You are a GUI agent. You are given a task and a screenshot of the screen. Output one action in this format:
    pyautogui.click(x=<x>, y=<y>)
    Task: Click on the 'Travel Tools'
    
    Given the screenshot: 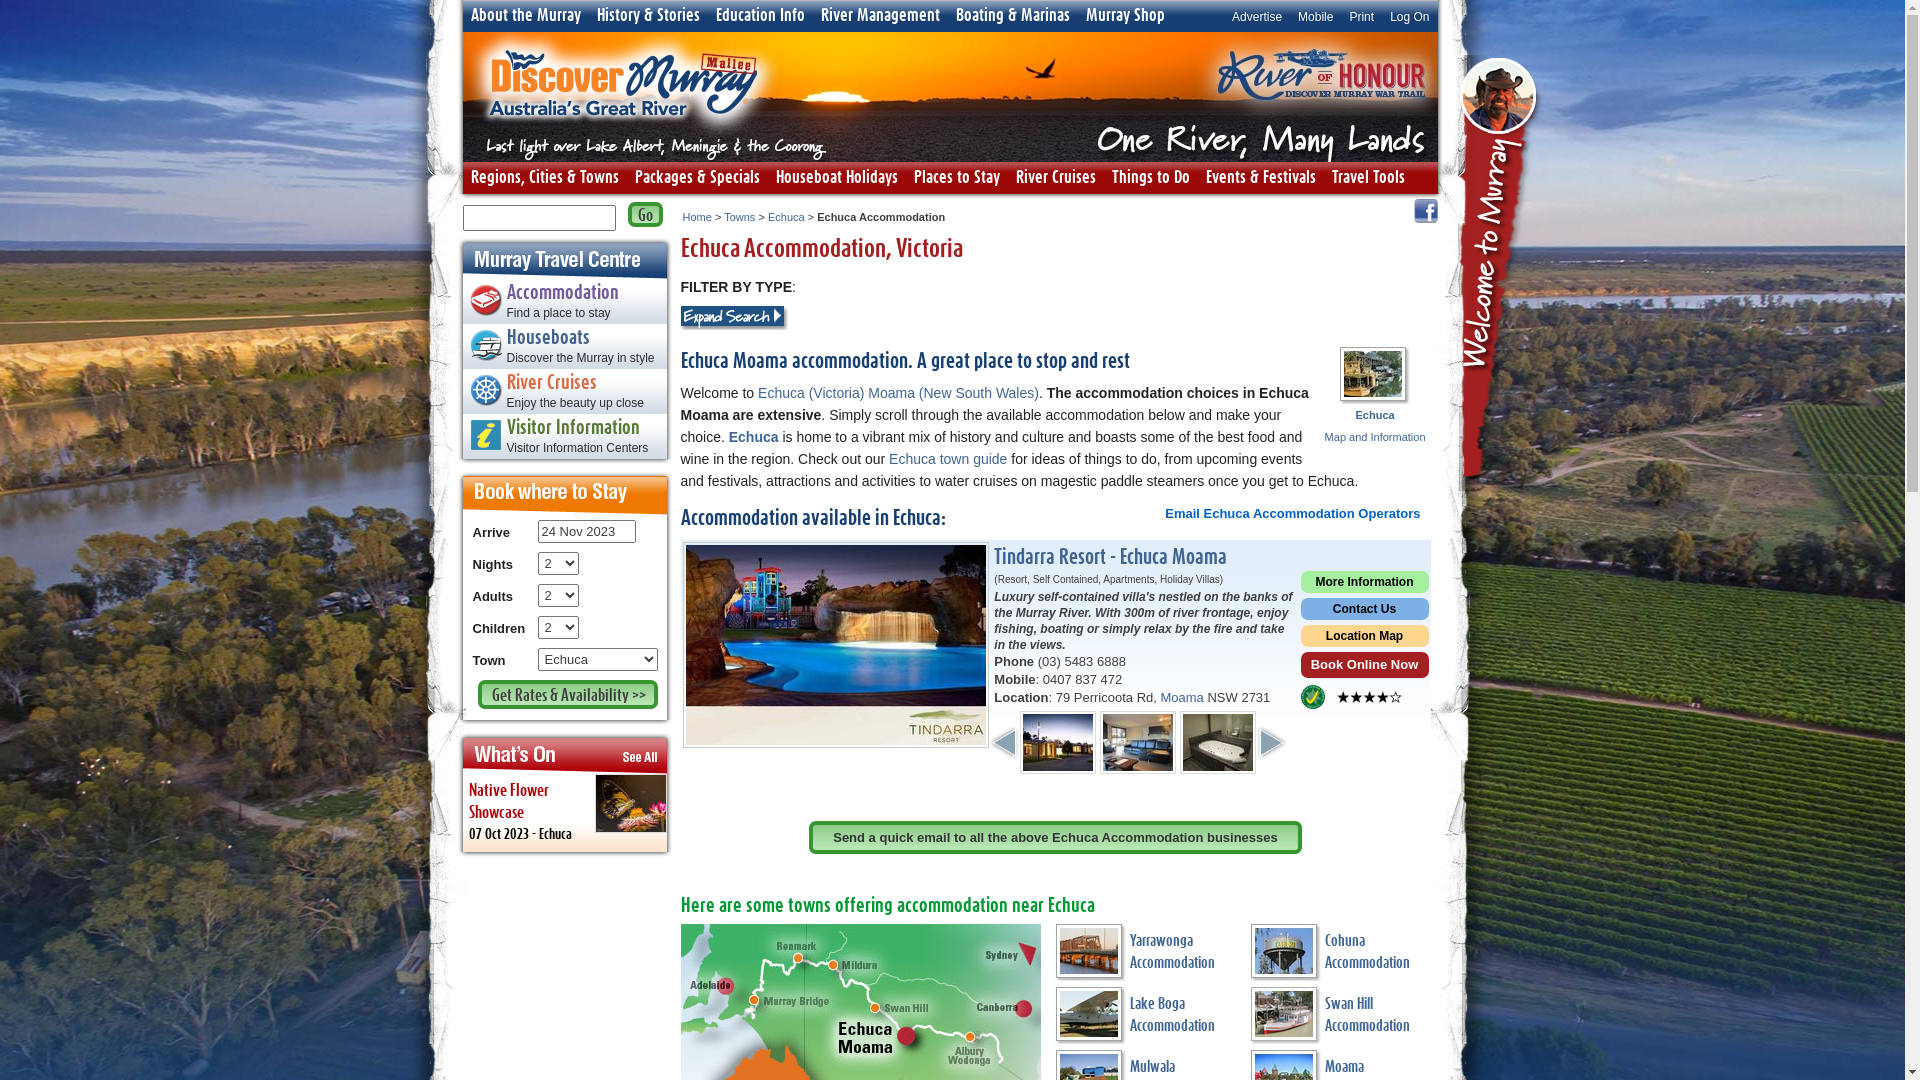 What is the action you would take?
    pyautogui.click(x=1367, y=176)
    